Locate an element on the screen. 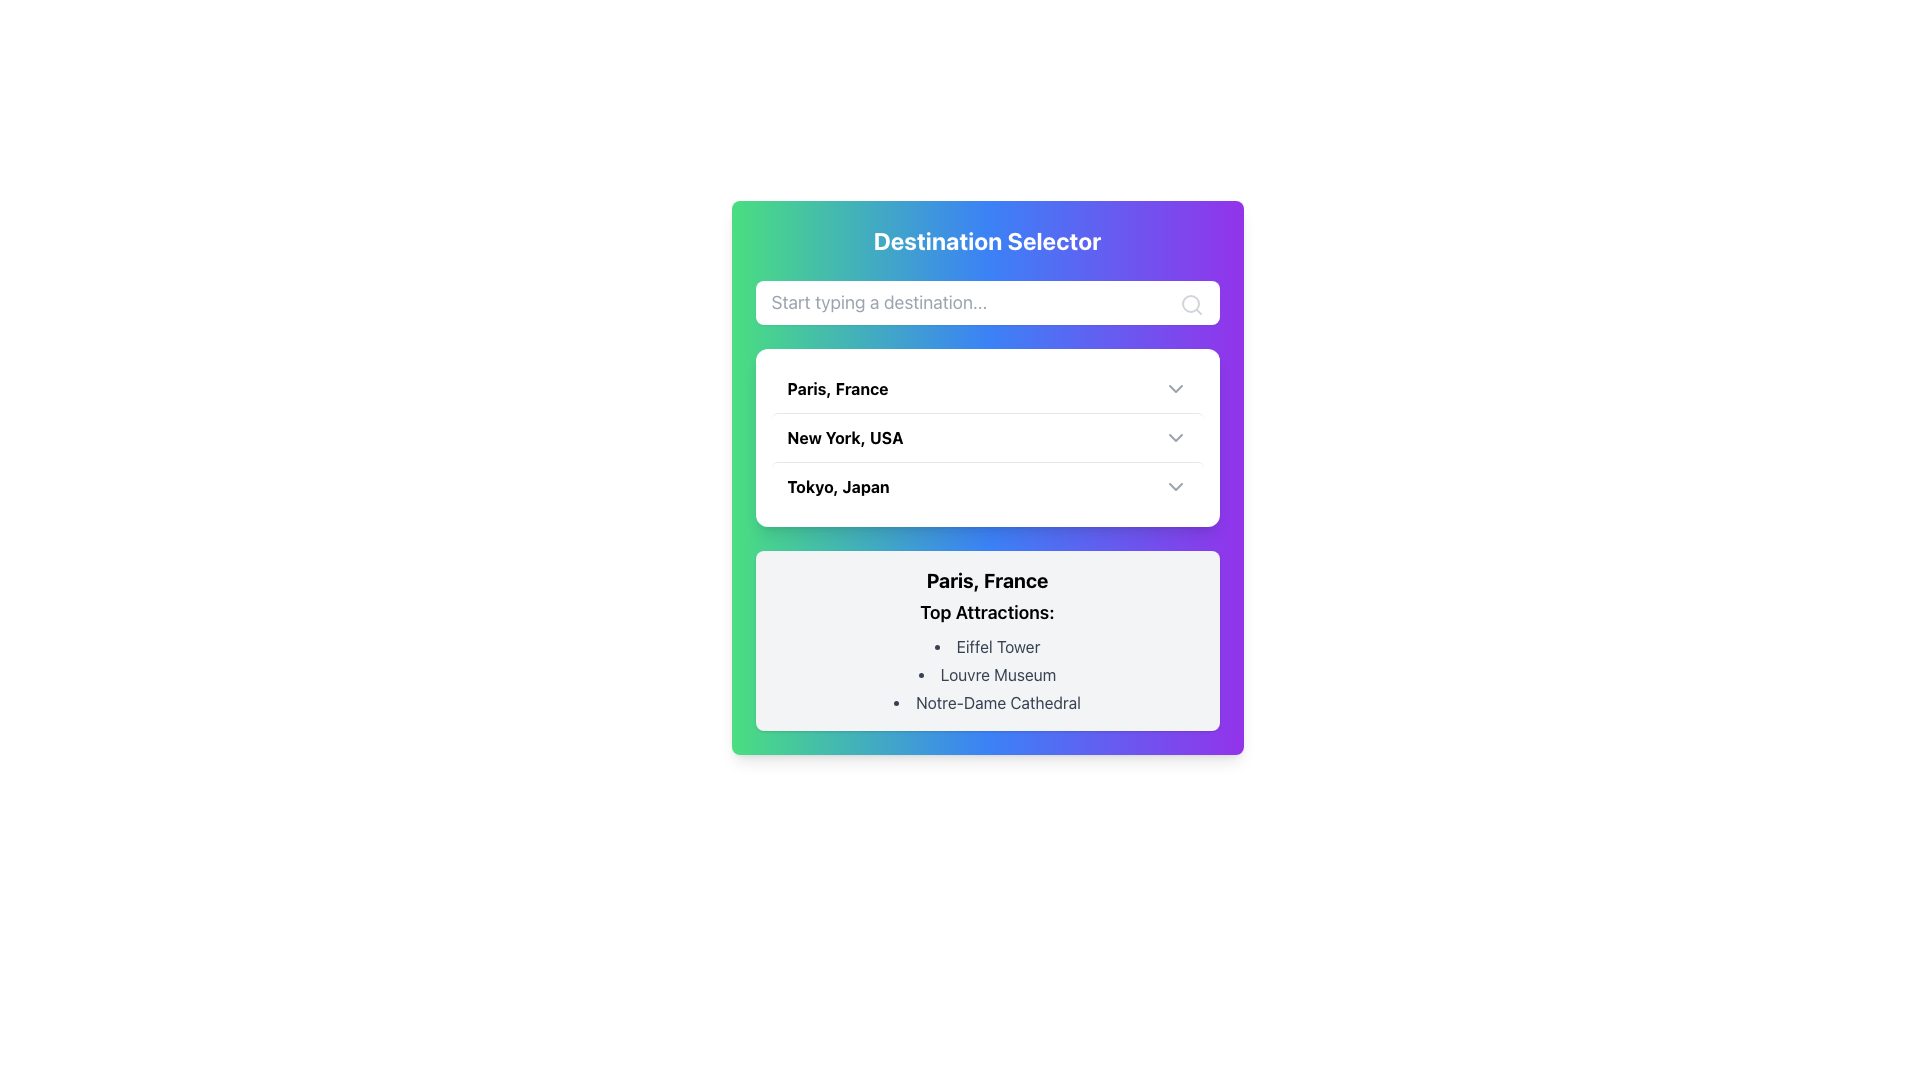  the text element that reads 'New York, USA' in the Destination Selector dropdown is located at coordinates (845, 437).